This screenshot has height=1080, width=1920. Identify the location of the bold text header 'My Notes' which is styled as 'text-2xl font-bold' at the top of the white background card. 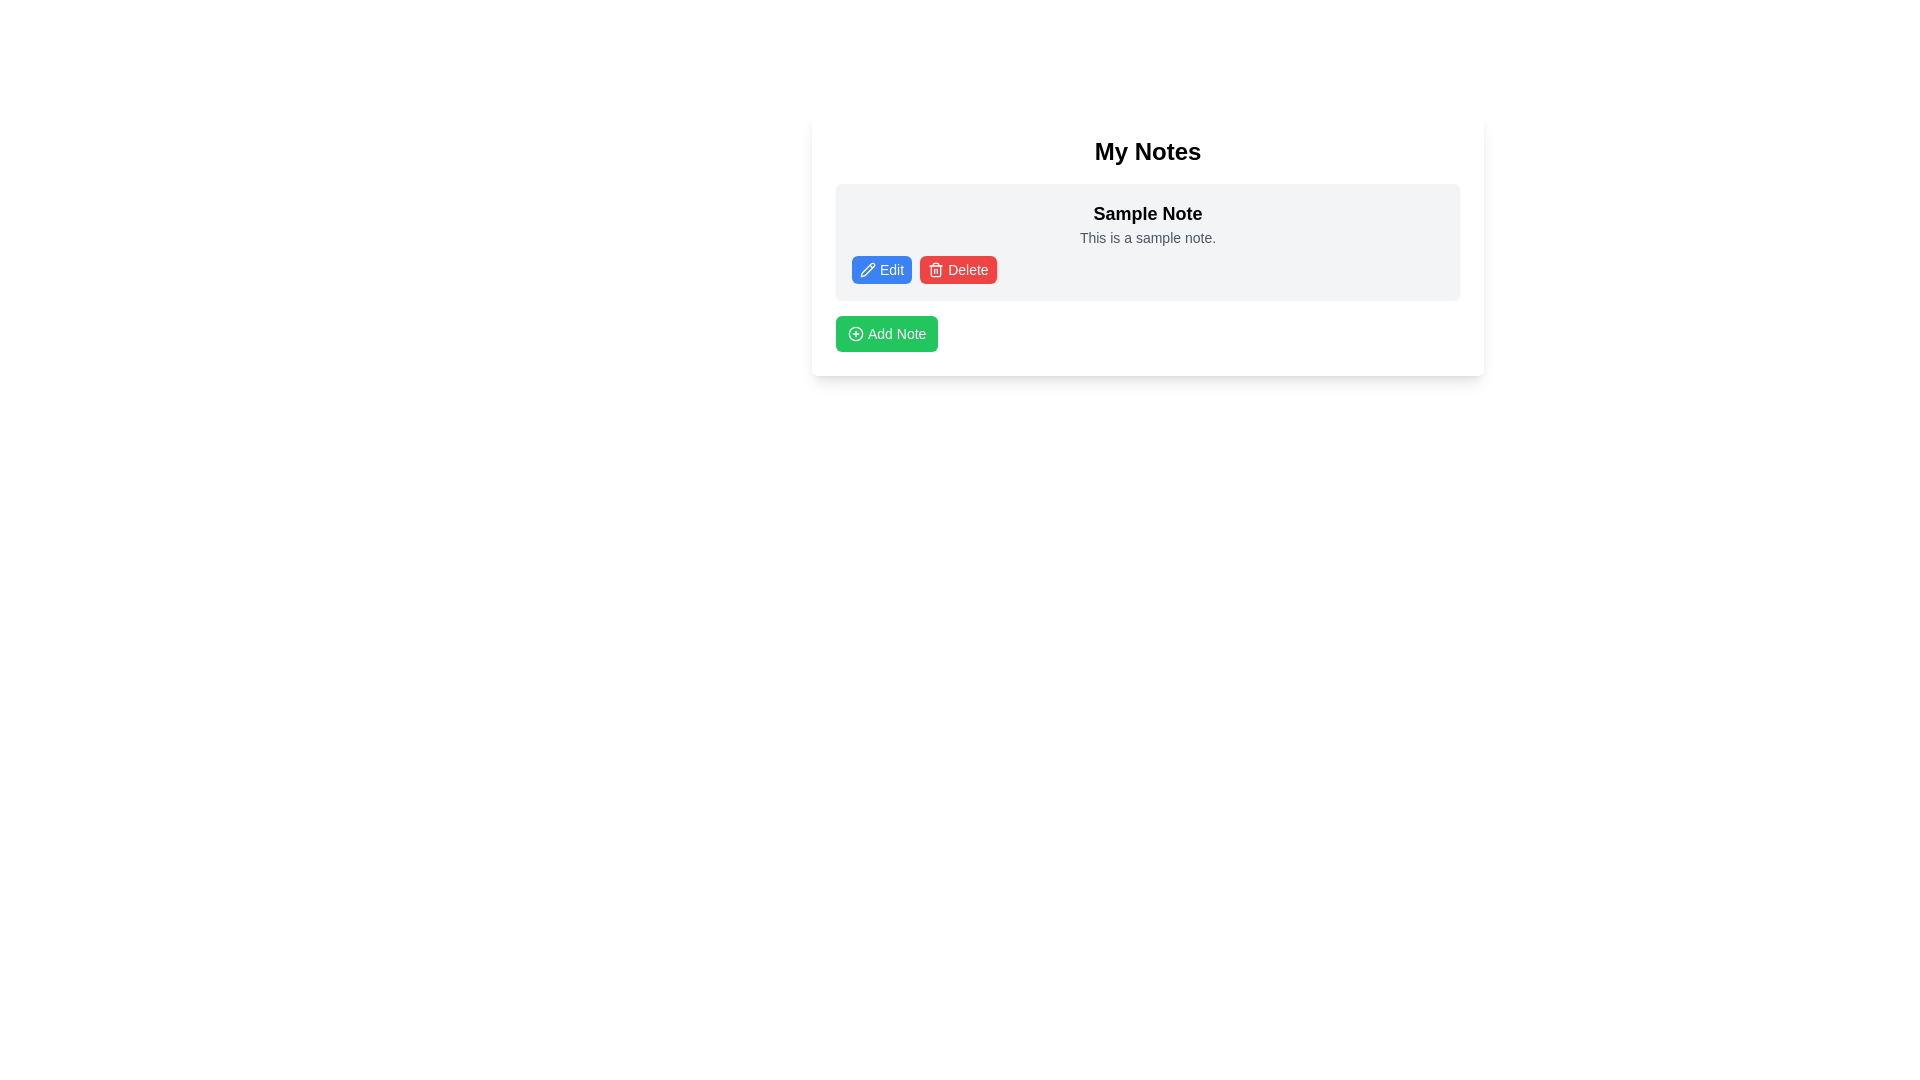
(1147, 150).